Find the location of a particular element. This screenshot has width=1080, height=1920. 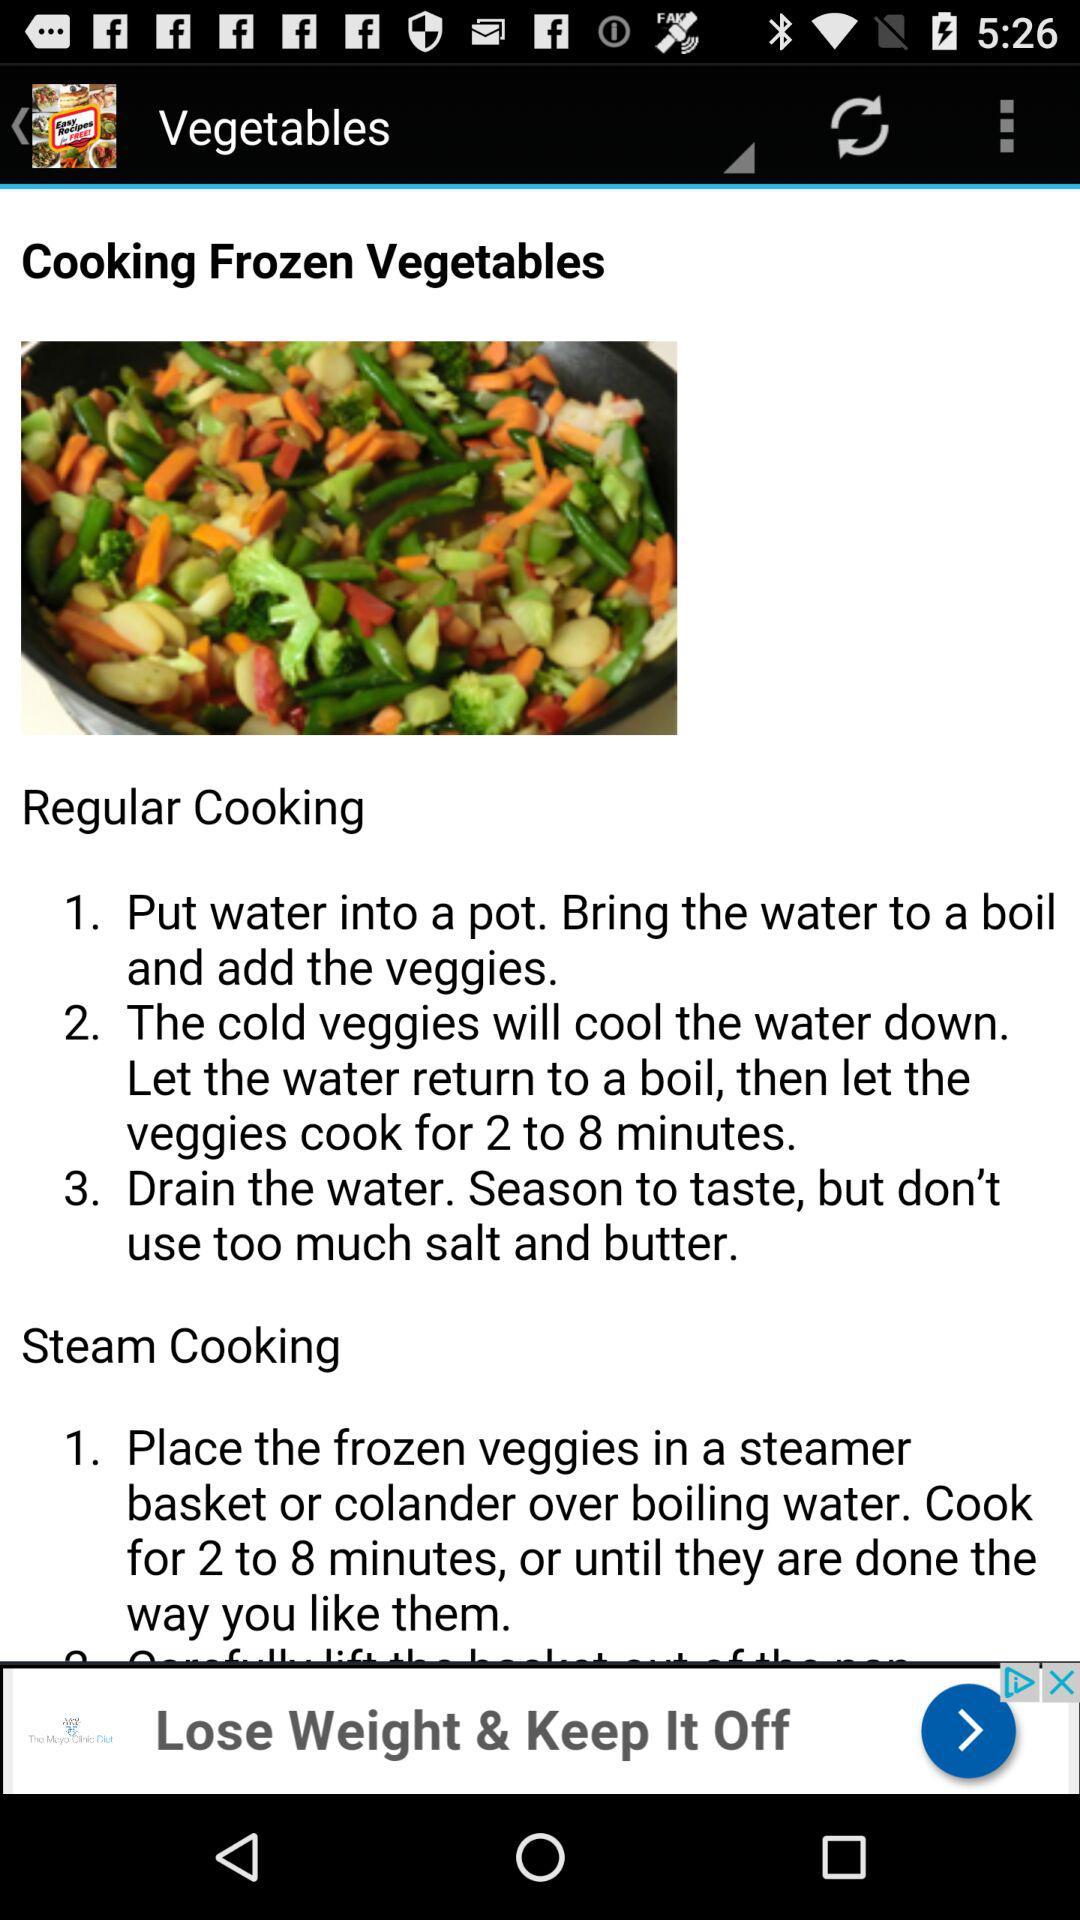

advertisement option is located at coordinates (540, 1727).